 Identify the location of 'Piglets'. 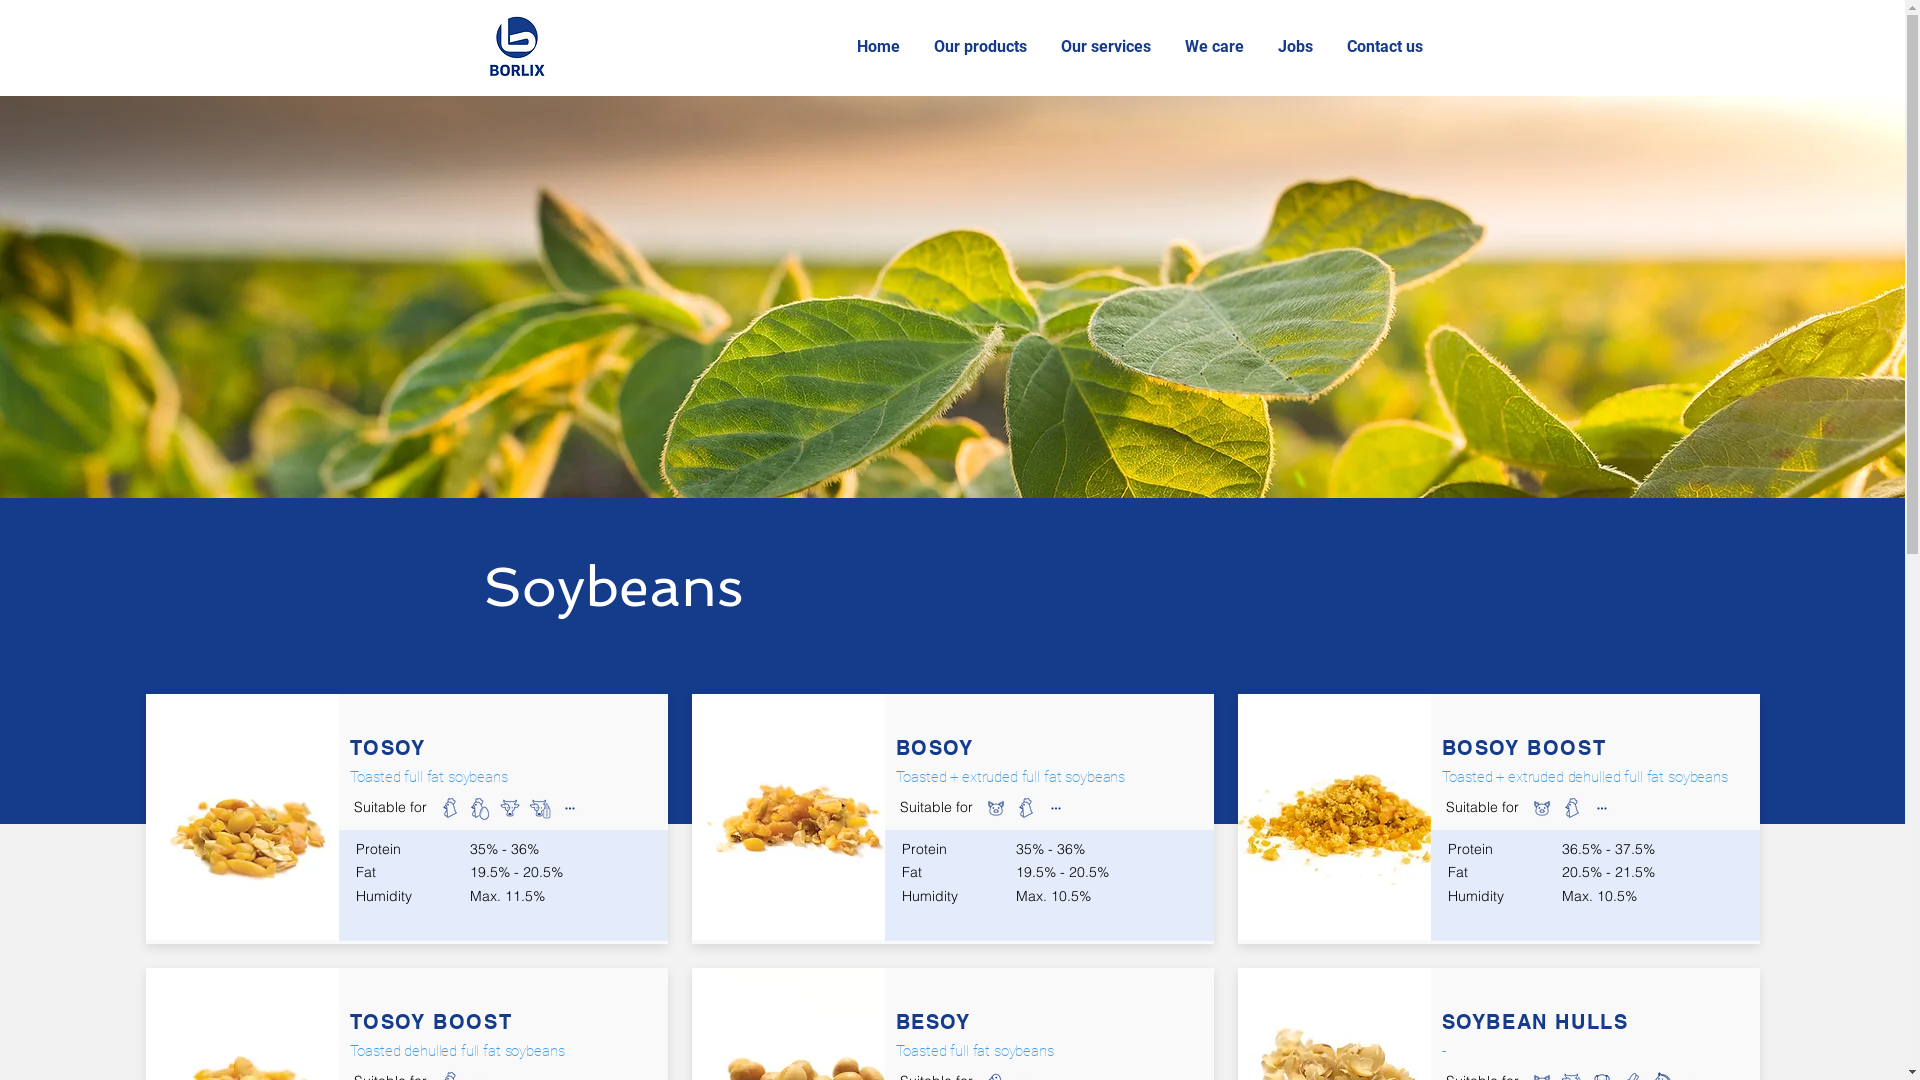
(1539, 805).